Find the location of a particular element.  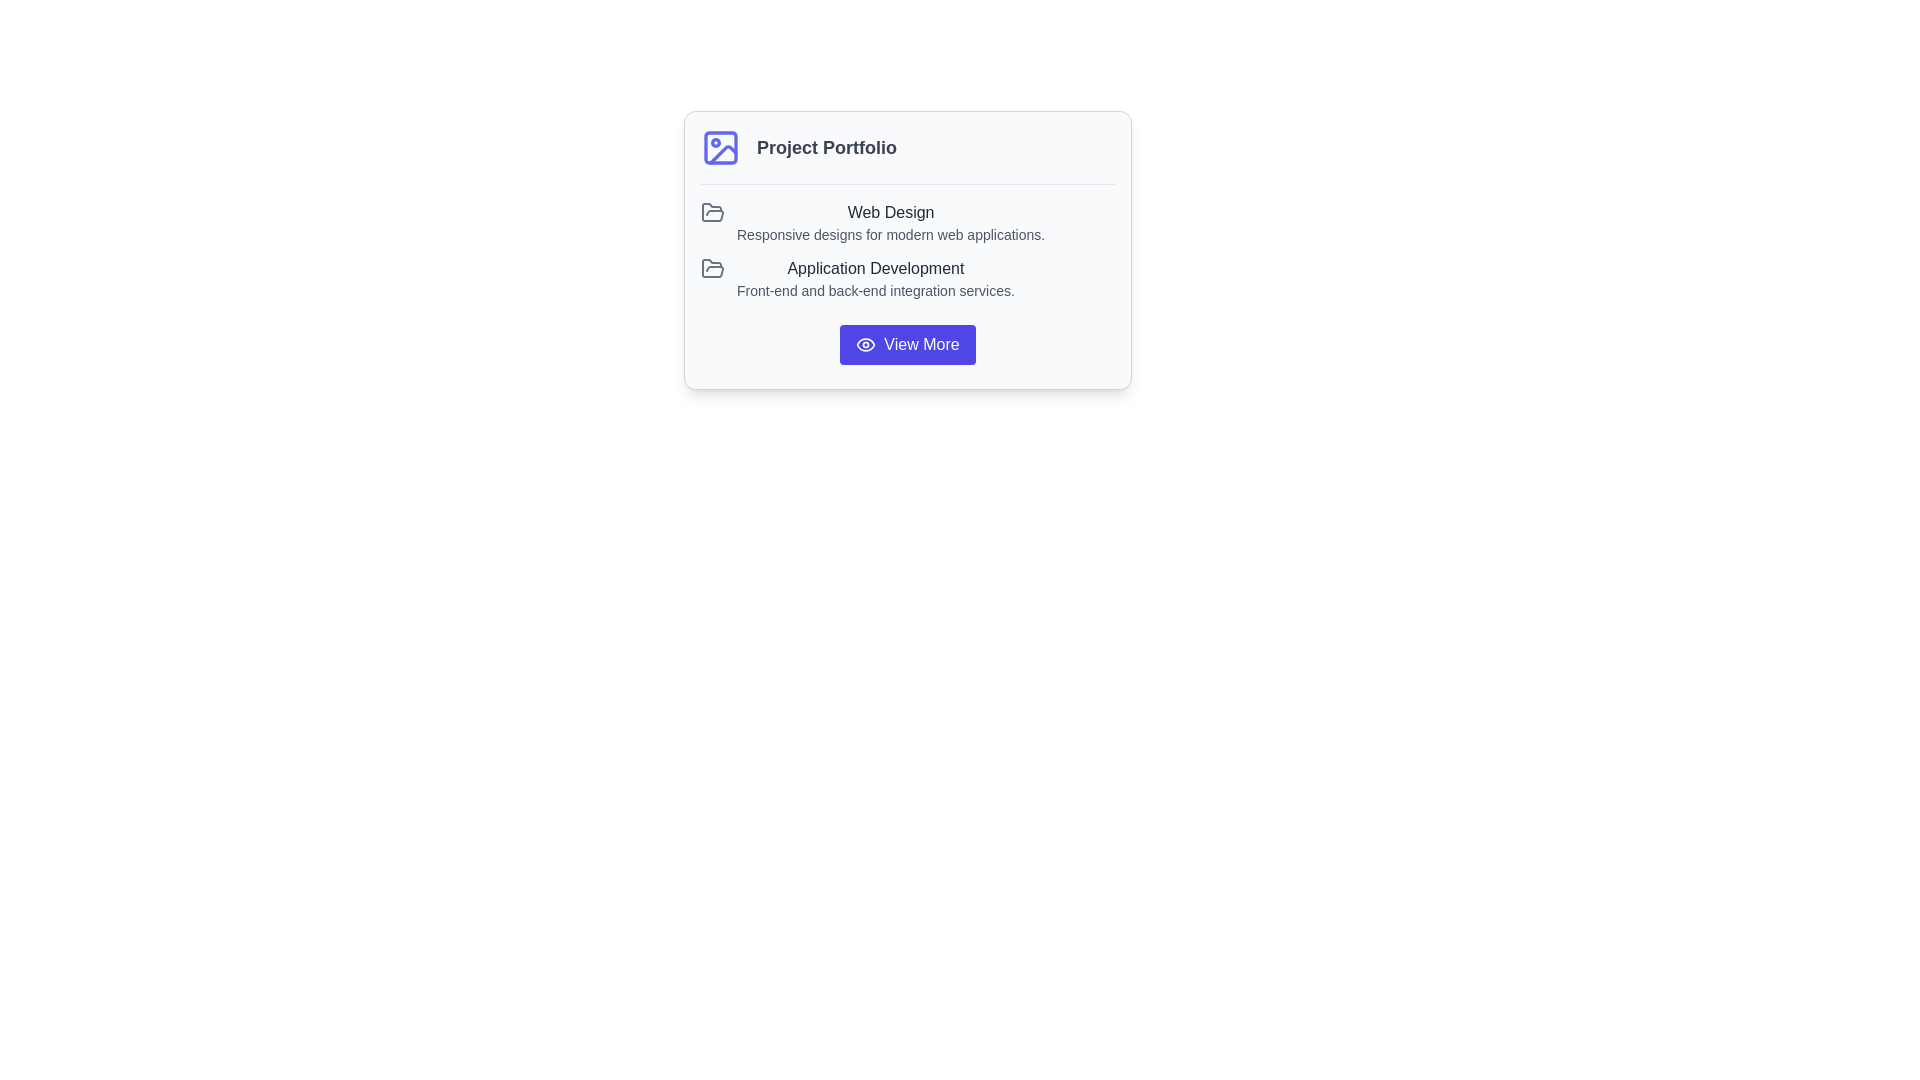

title 'Web Design' and the description 'Responsive designs for modern web applications.' from the first item in the project portfolio section, which is visually distinct with a larger bold title and a smaller lighter description is located at coordinates (890, 223).